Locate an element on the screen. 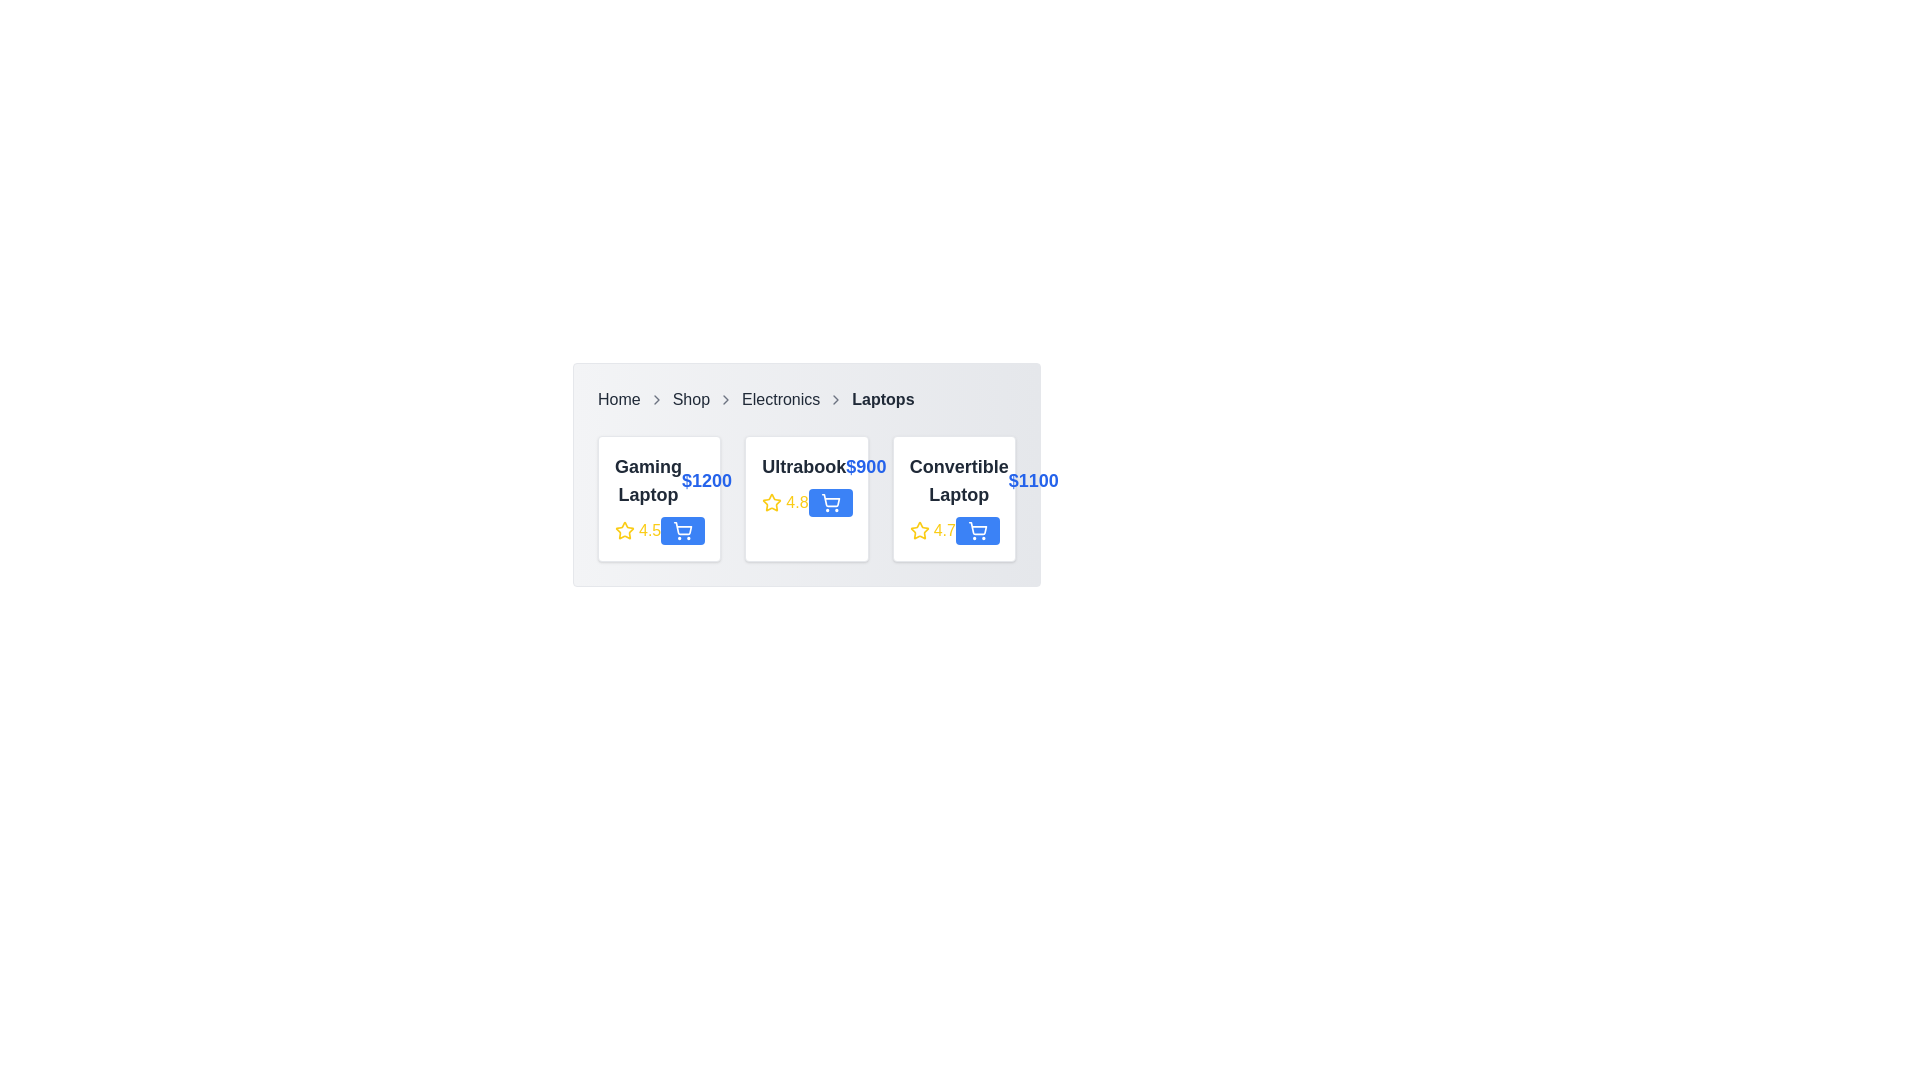 This screenshot has width=1920, height=1080. the 'Gaming Laptop' text display and related elements in the card located at the upper-left section of the card is located at coordinates (659, 481).